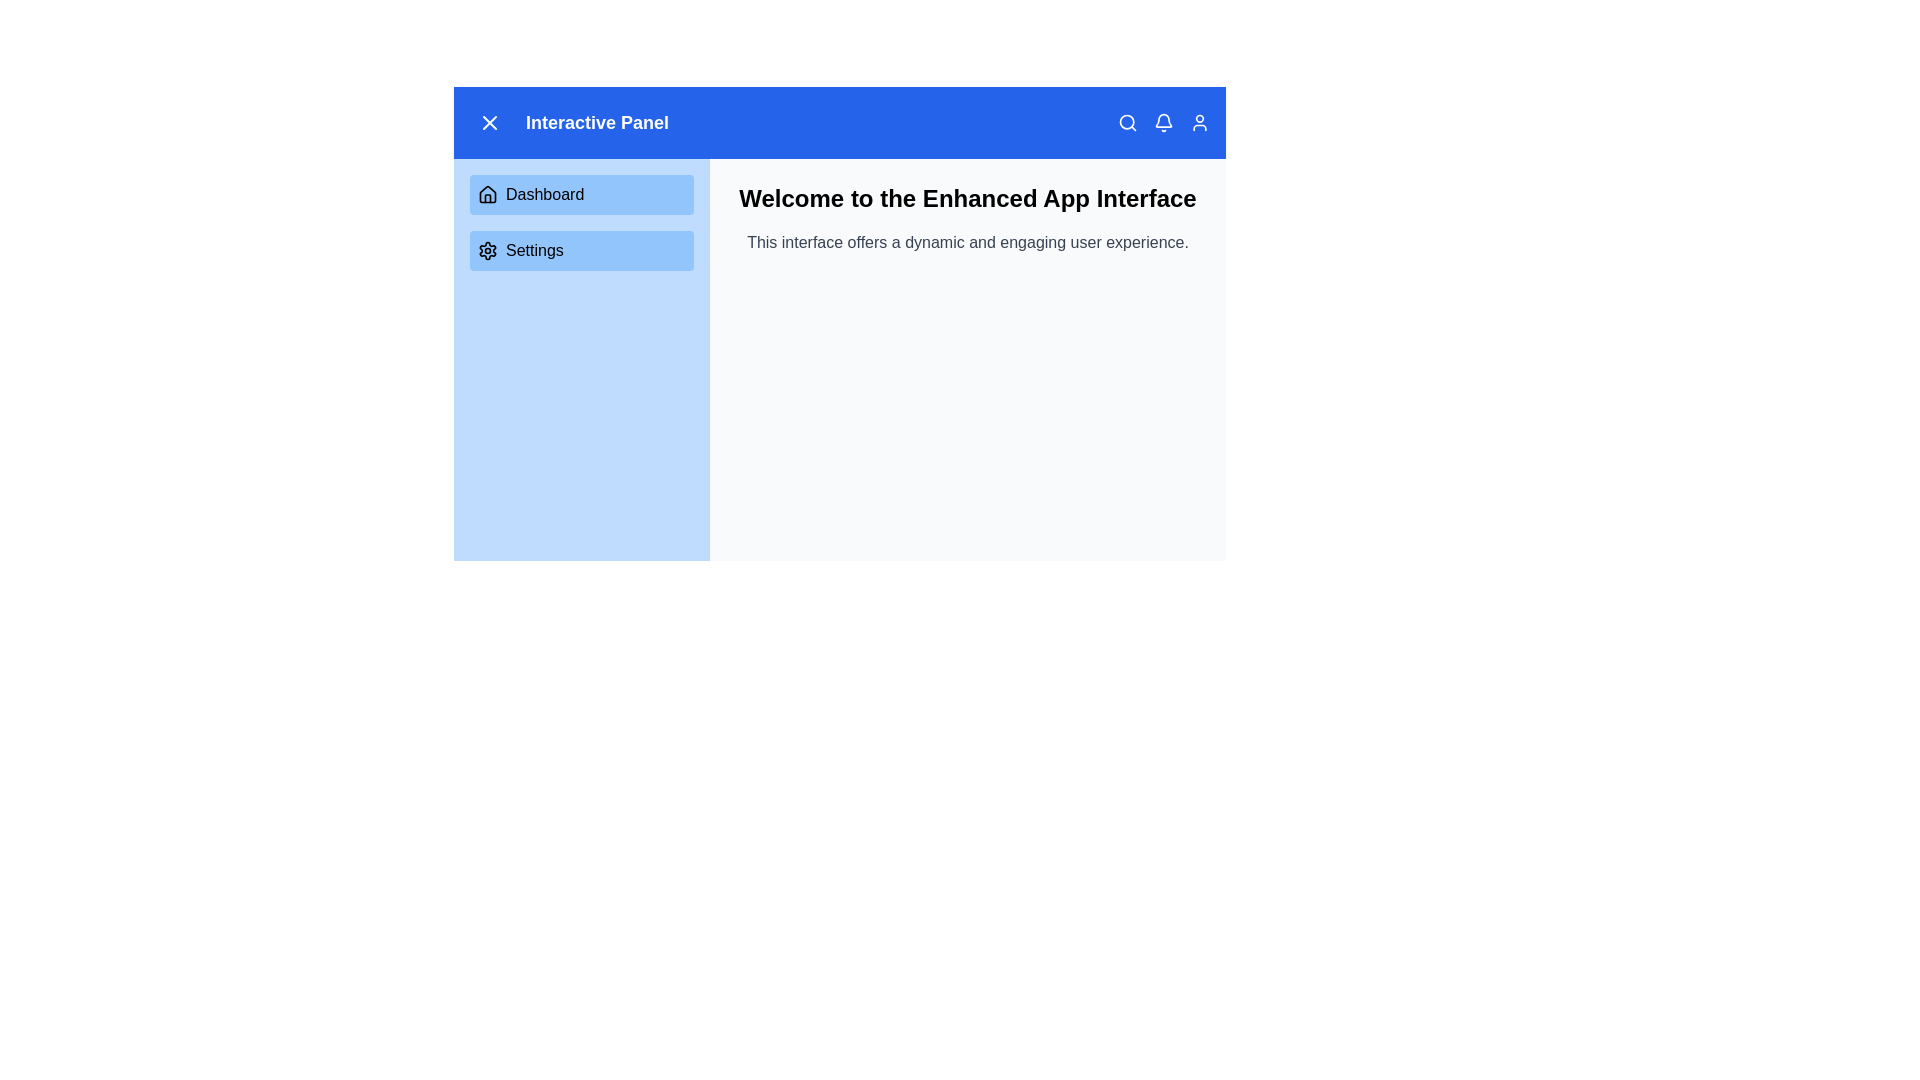 The width and height of the screenshot is (1920, 1080). I want to click on the search button located at the top right corner of the application interface to change its color, so click(1128, 123).